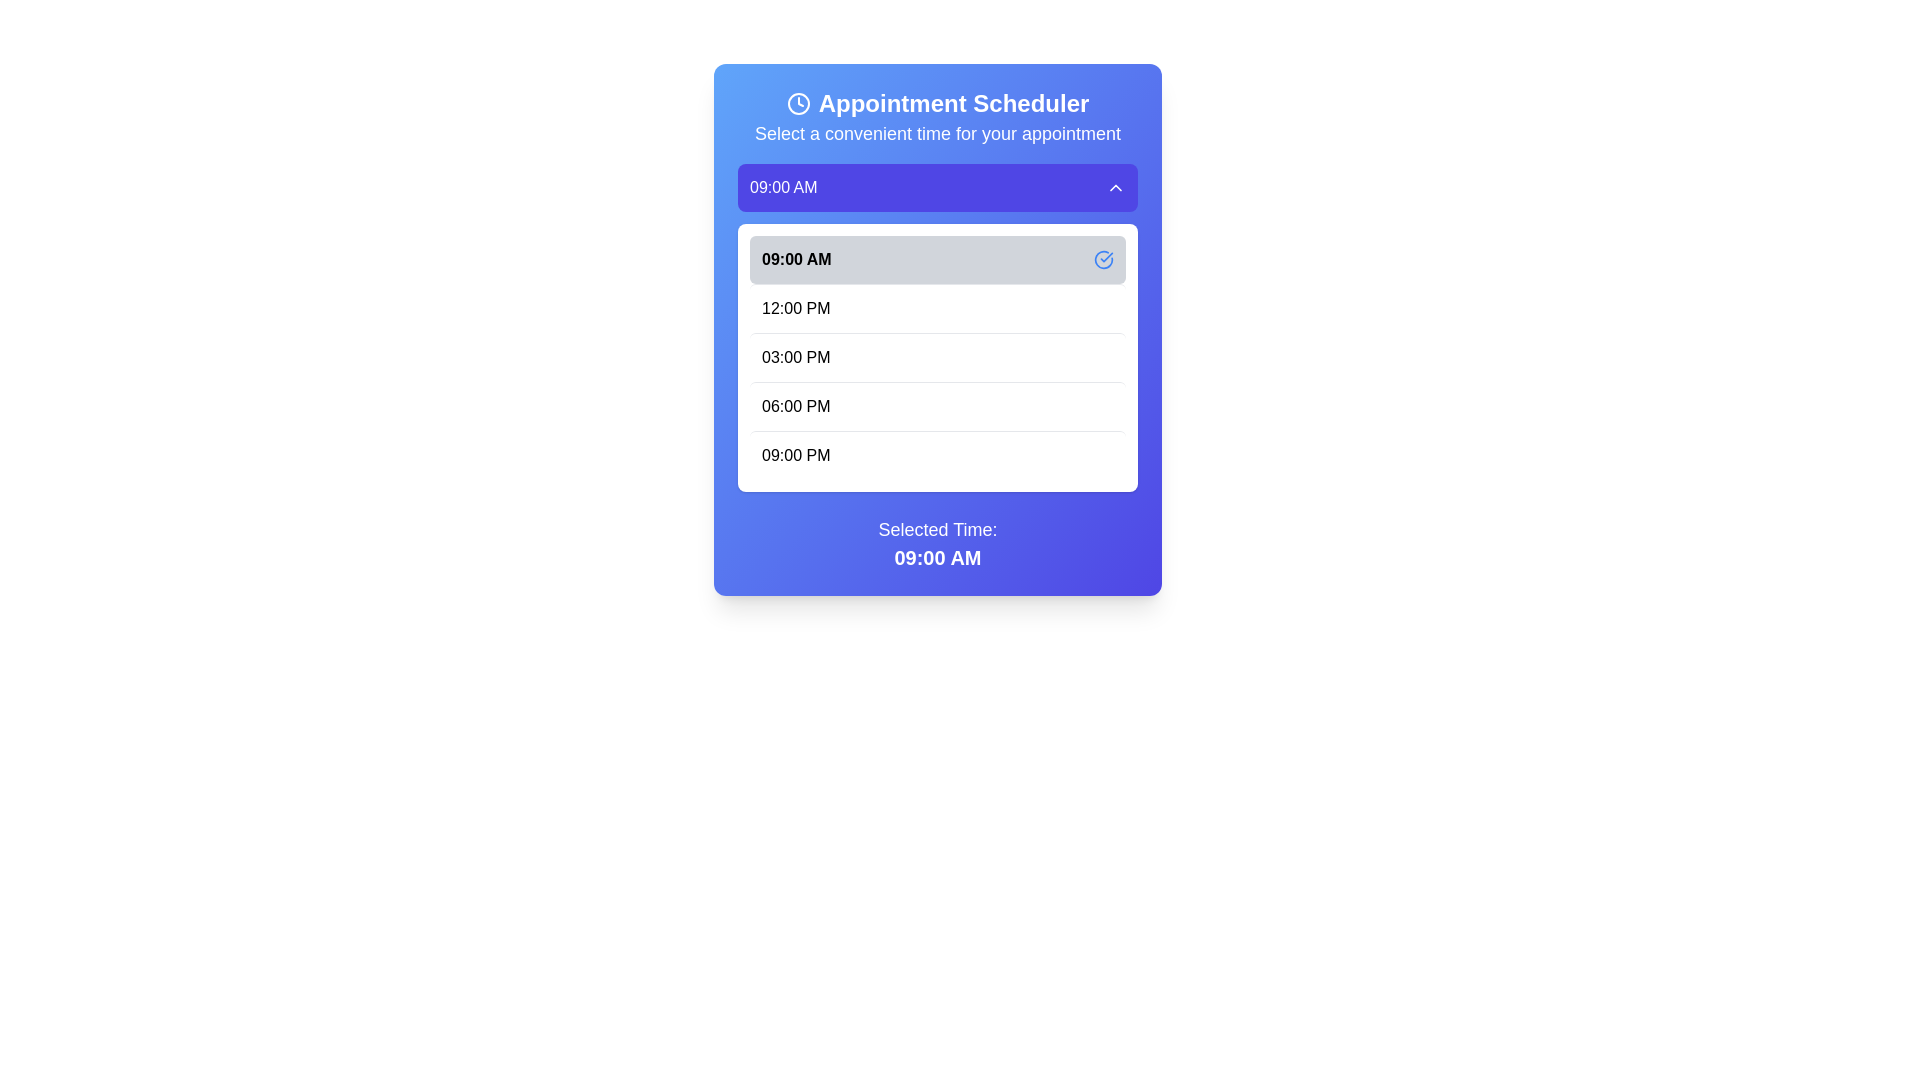 The image size is (1920, 1080). What do you see at coordinates (936, 258) in the screenshot?
I see `the first selectable time option in the appointment scheduler interface` at bounding box center [936, 258].